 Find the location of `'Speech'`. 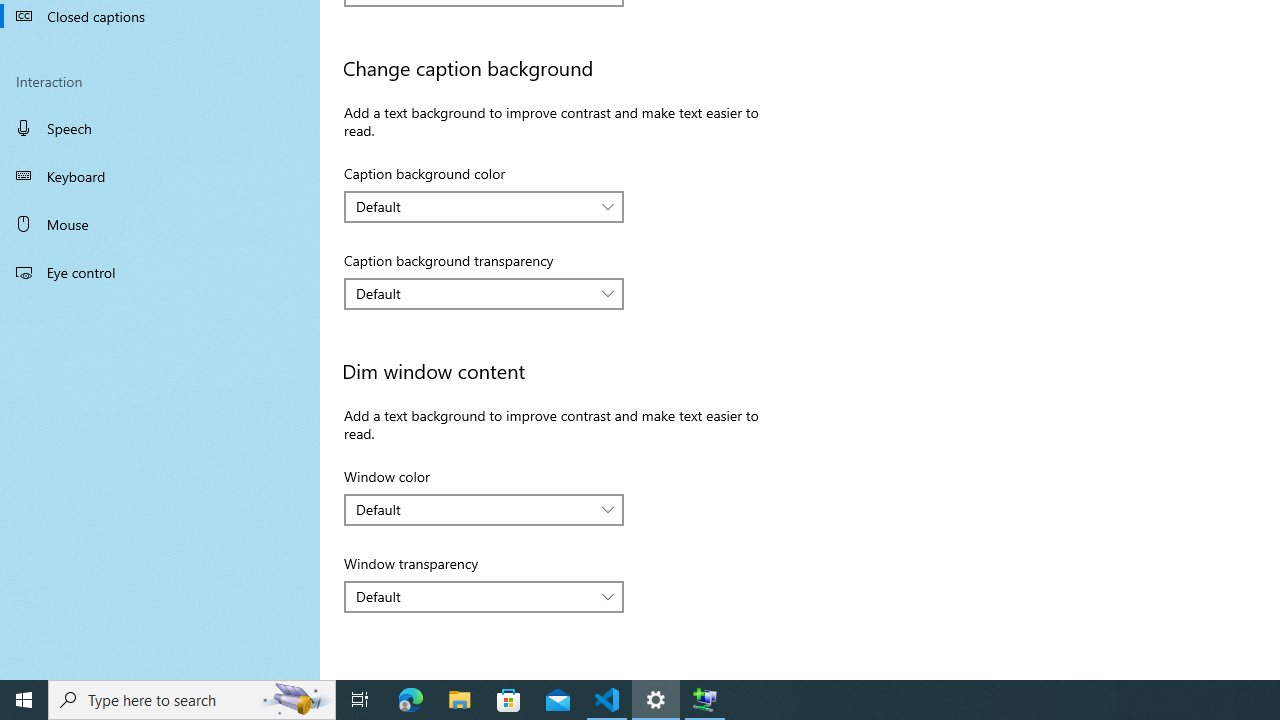

'Speech' is located at coordinates (160, 127).